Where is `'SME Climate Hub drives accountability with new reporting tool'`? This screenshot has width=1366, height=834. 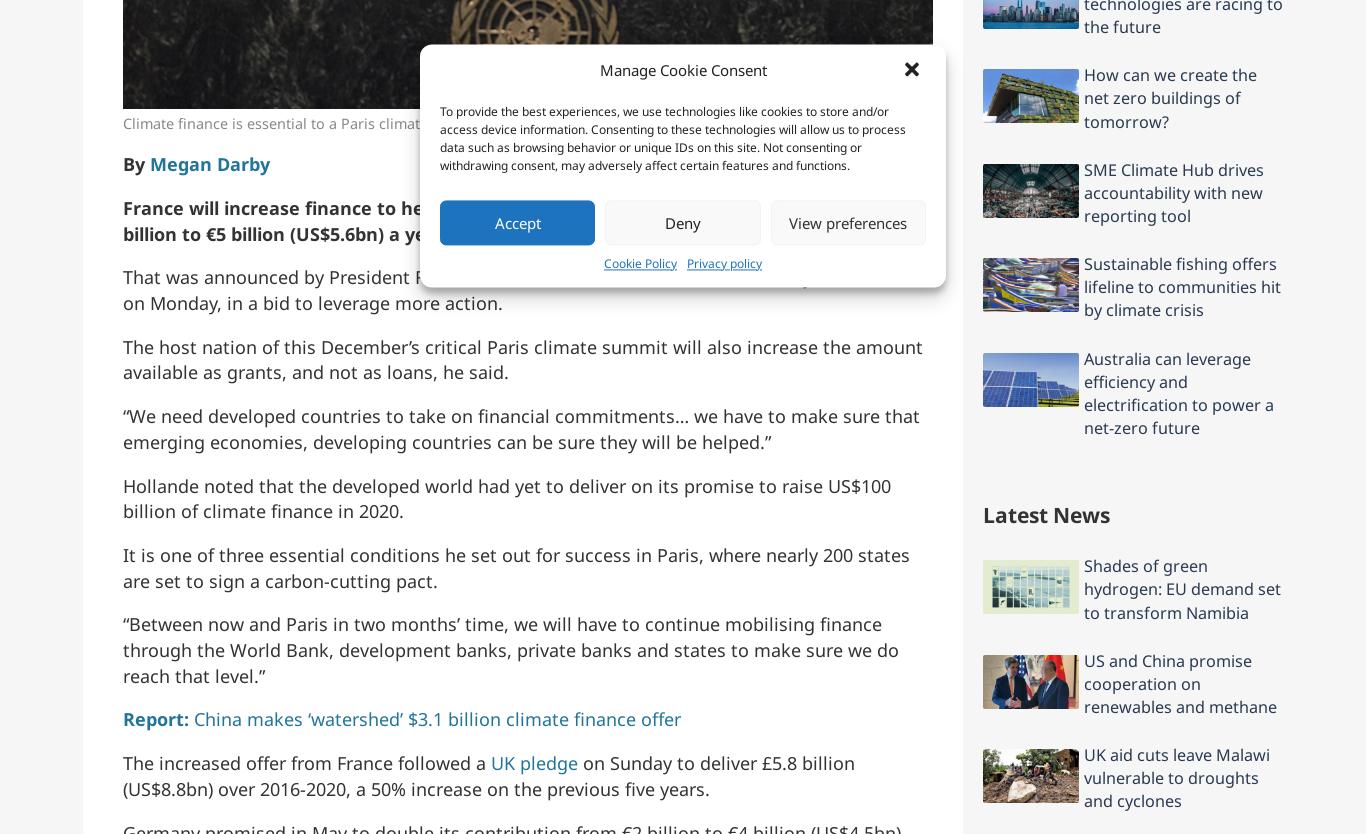
'SME Climate Hub drives accountability with new reporting tool' is located at coordinates (1173, 192).